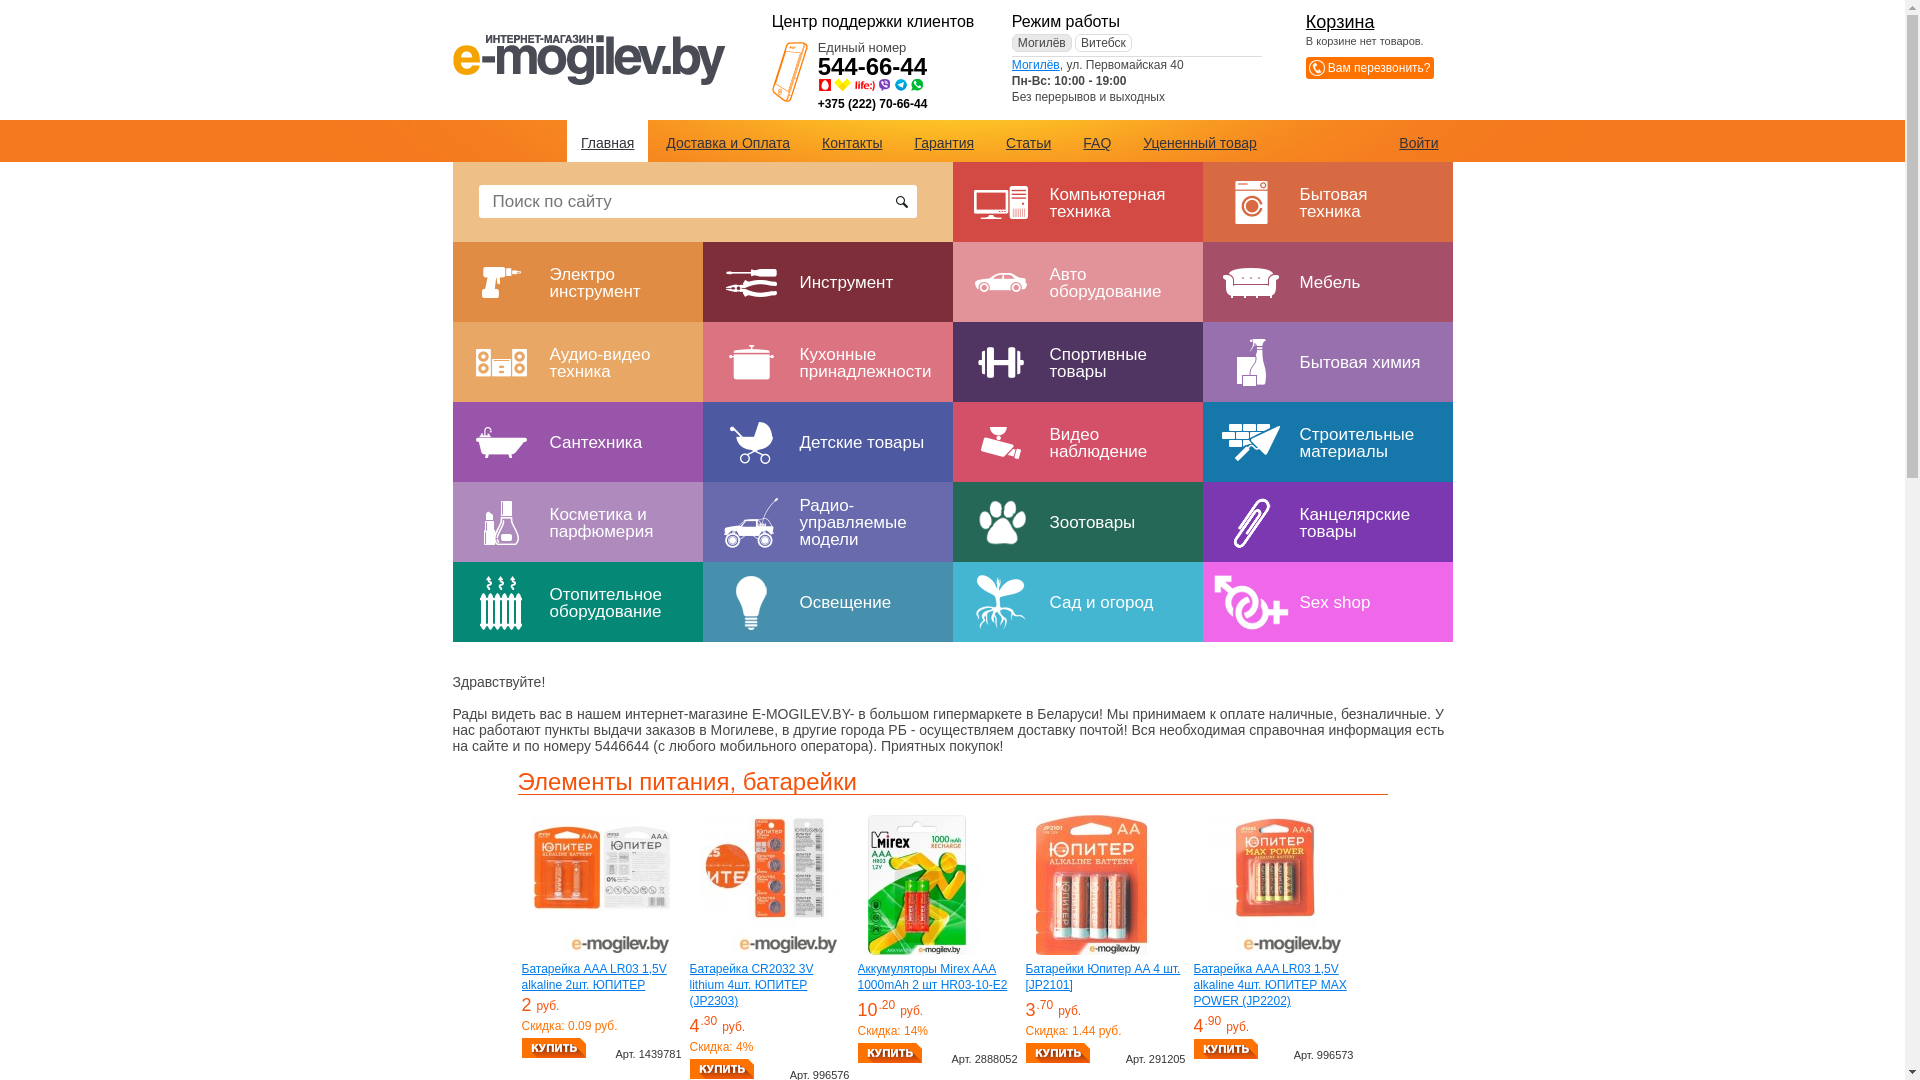 This screenshot has height=1080, width=1920. Describe the element at coordinates (1326, 600) in the screenshot. I see `'Sex shop'` at that location.